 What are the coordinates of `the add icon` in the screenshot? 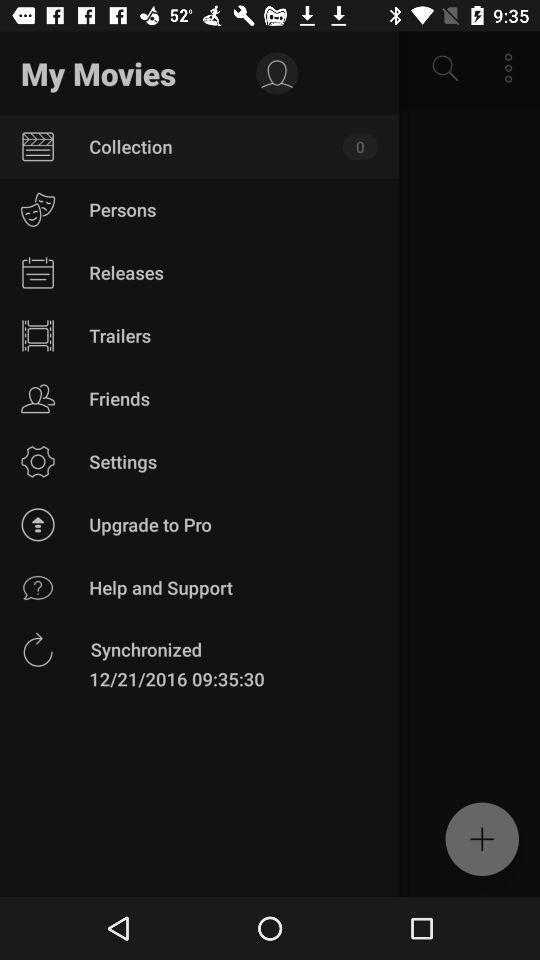 It's located at (481, 839).